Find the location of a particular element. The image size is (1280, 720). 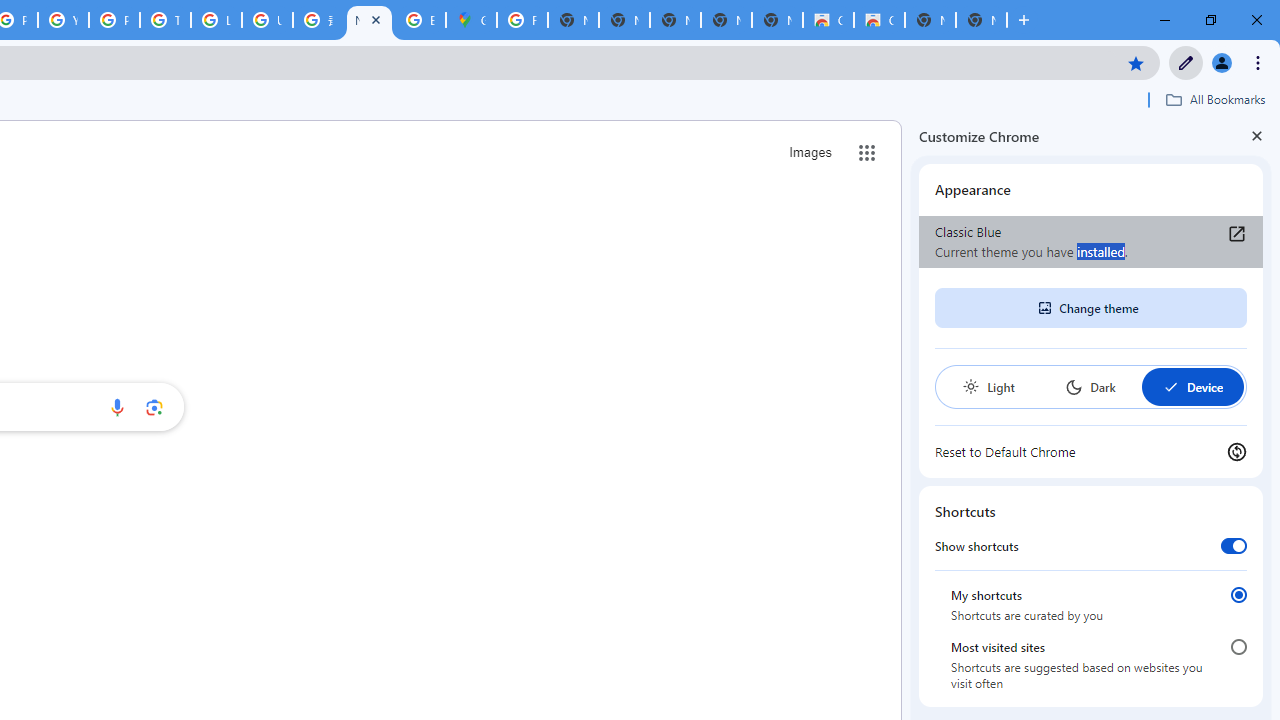

'Google Maps' is located at coordinates (470, 20).